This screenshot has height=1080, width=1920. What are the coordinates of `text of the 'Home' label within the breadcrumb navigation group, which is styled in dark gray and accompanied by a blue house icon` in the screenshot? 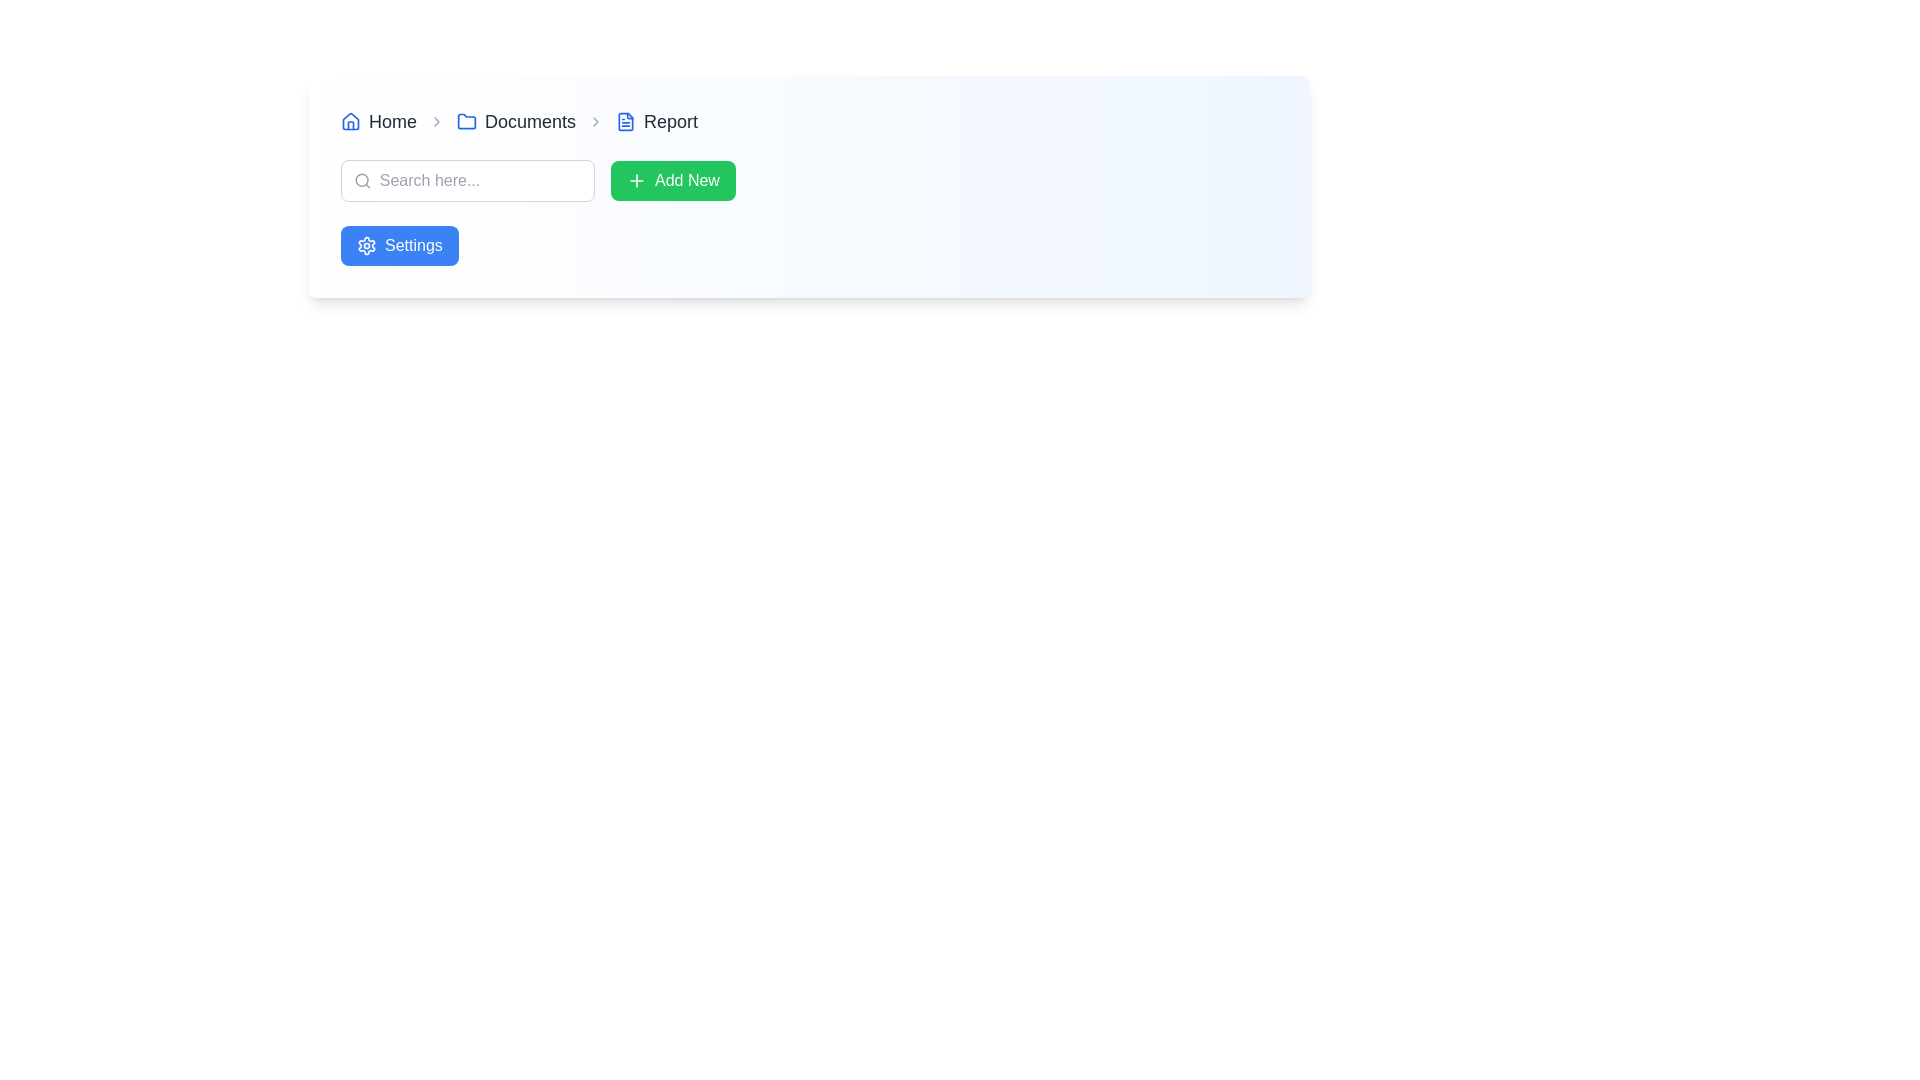 It's located at (379, 122).